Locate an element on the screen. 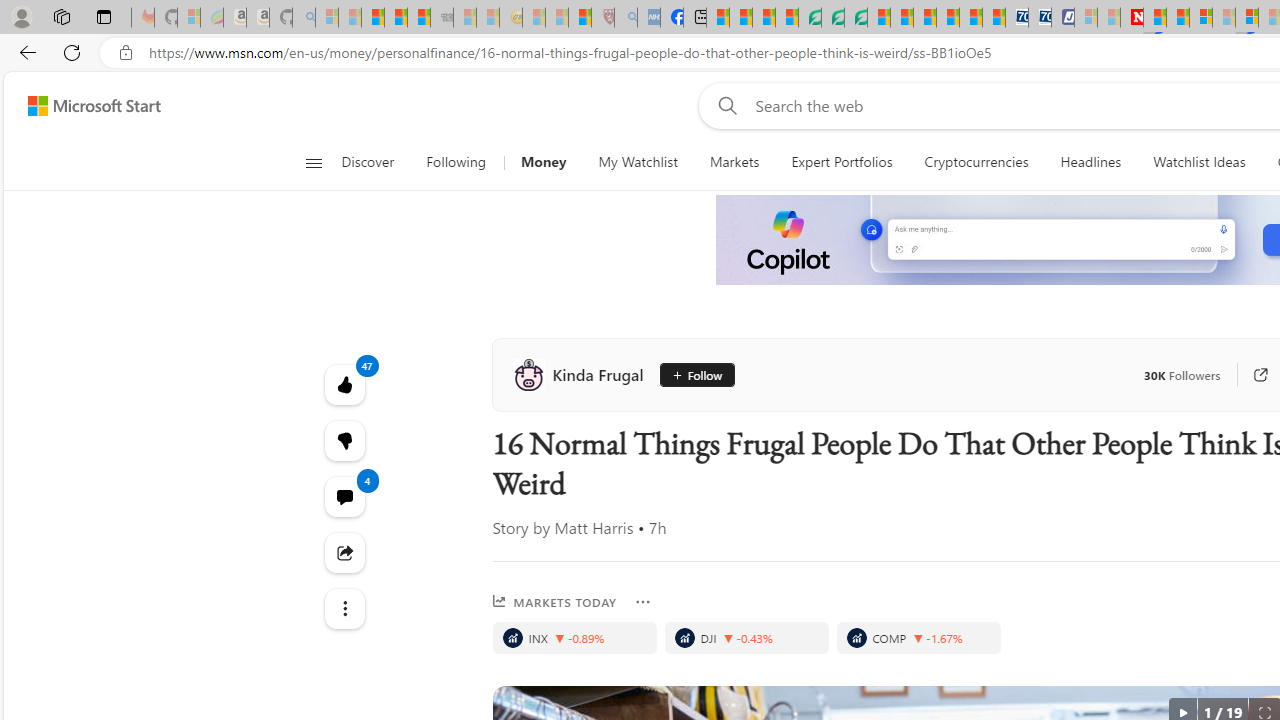  'Latest Politics News & Archive | Newsweek.com' is located at coordinates (1132, 17).